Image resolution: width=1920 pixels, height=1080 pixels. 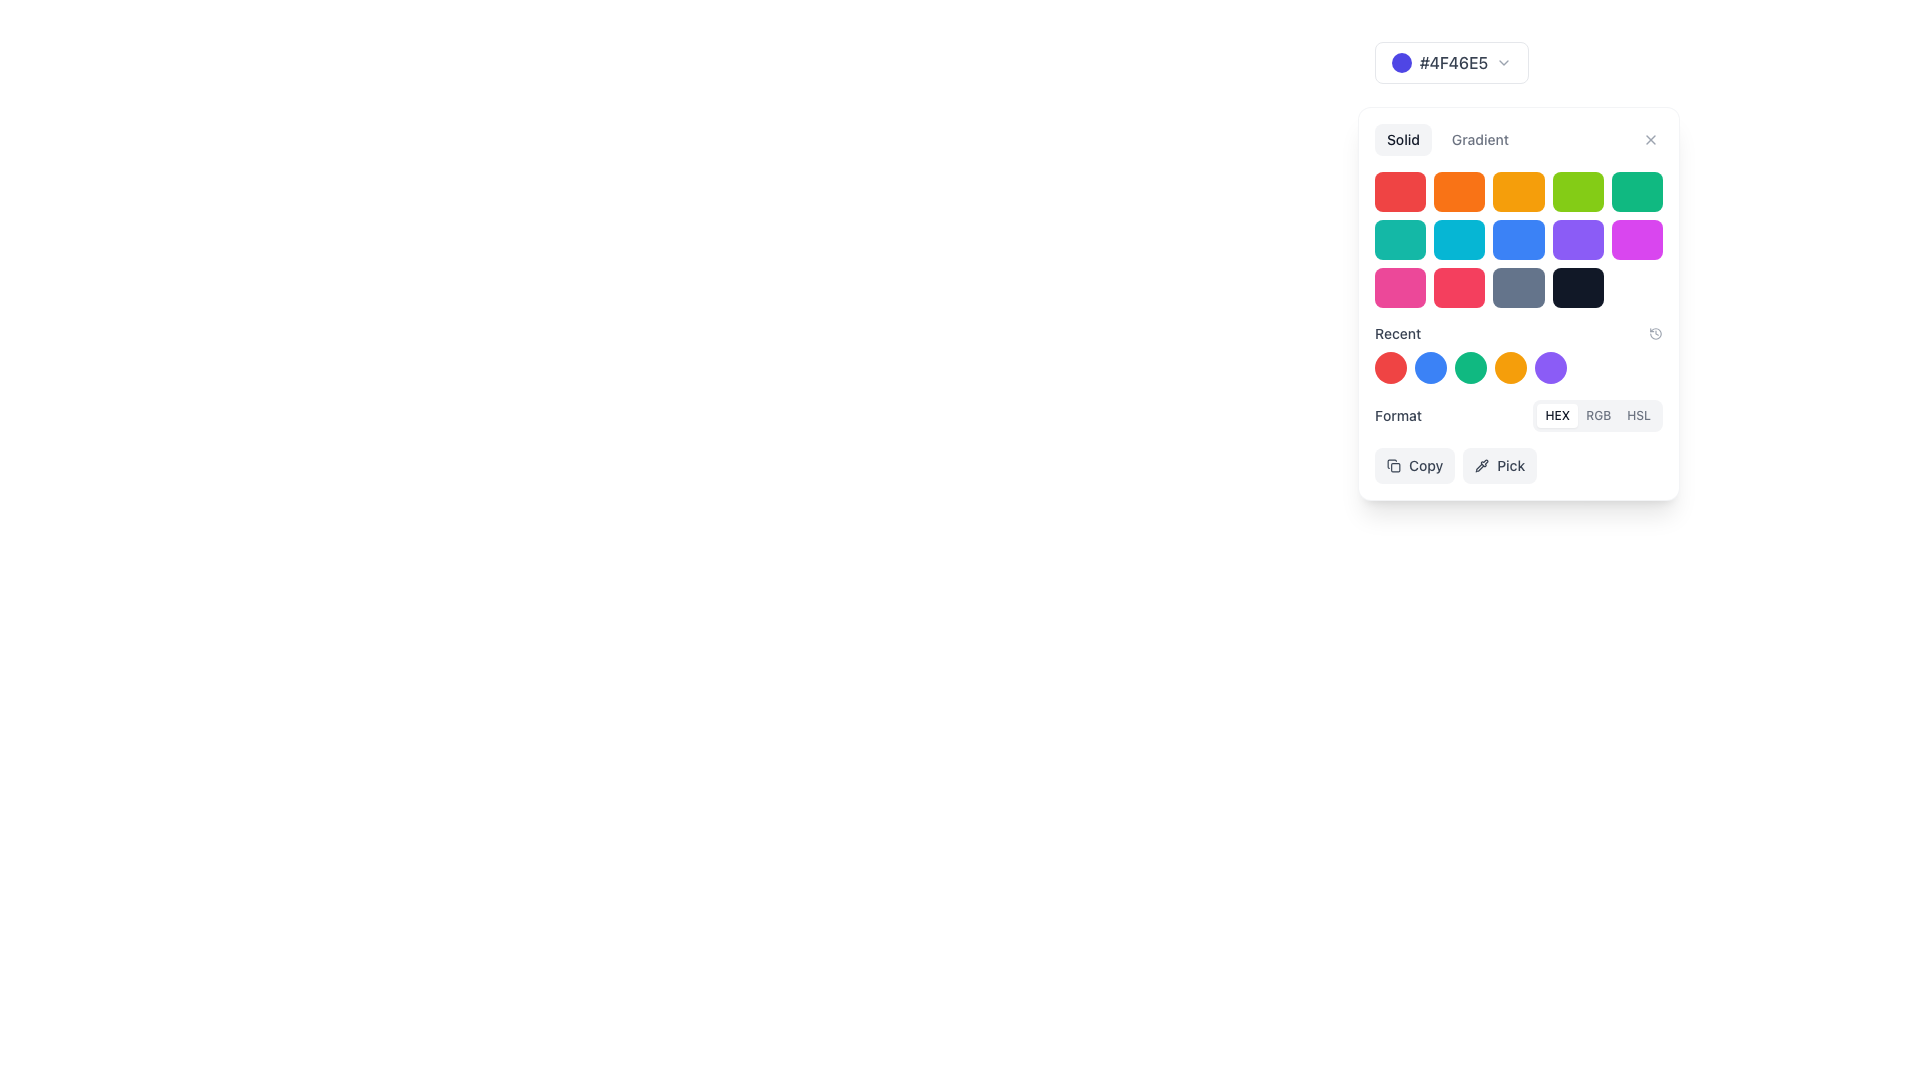 What do you see at coordinates (1577, 192) in the screenshot?
I see `the fourth button in the top row of a 5-column grid layout, which is a rectangular button with rounded corners and a vibrant green fill color` at bounding box center [1577, 192].